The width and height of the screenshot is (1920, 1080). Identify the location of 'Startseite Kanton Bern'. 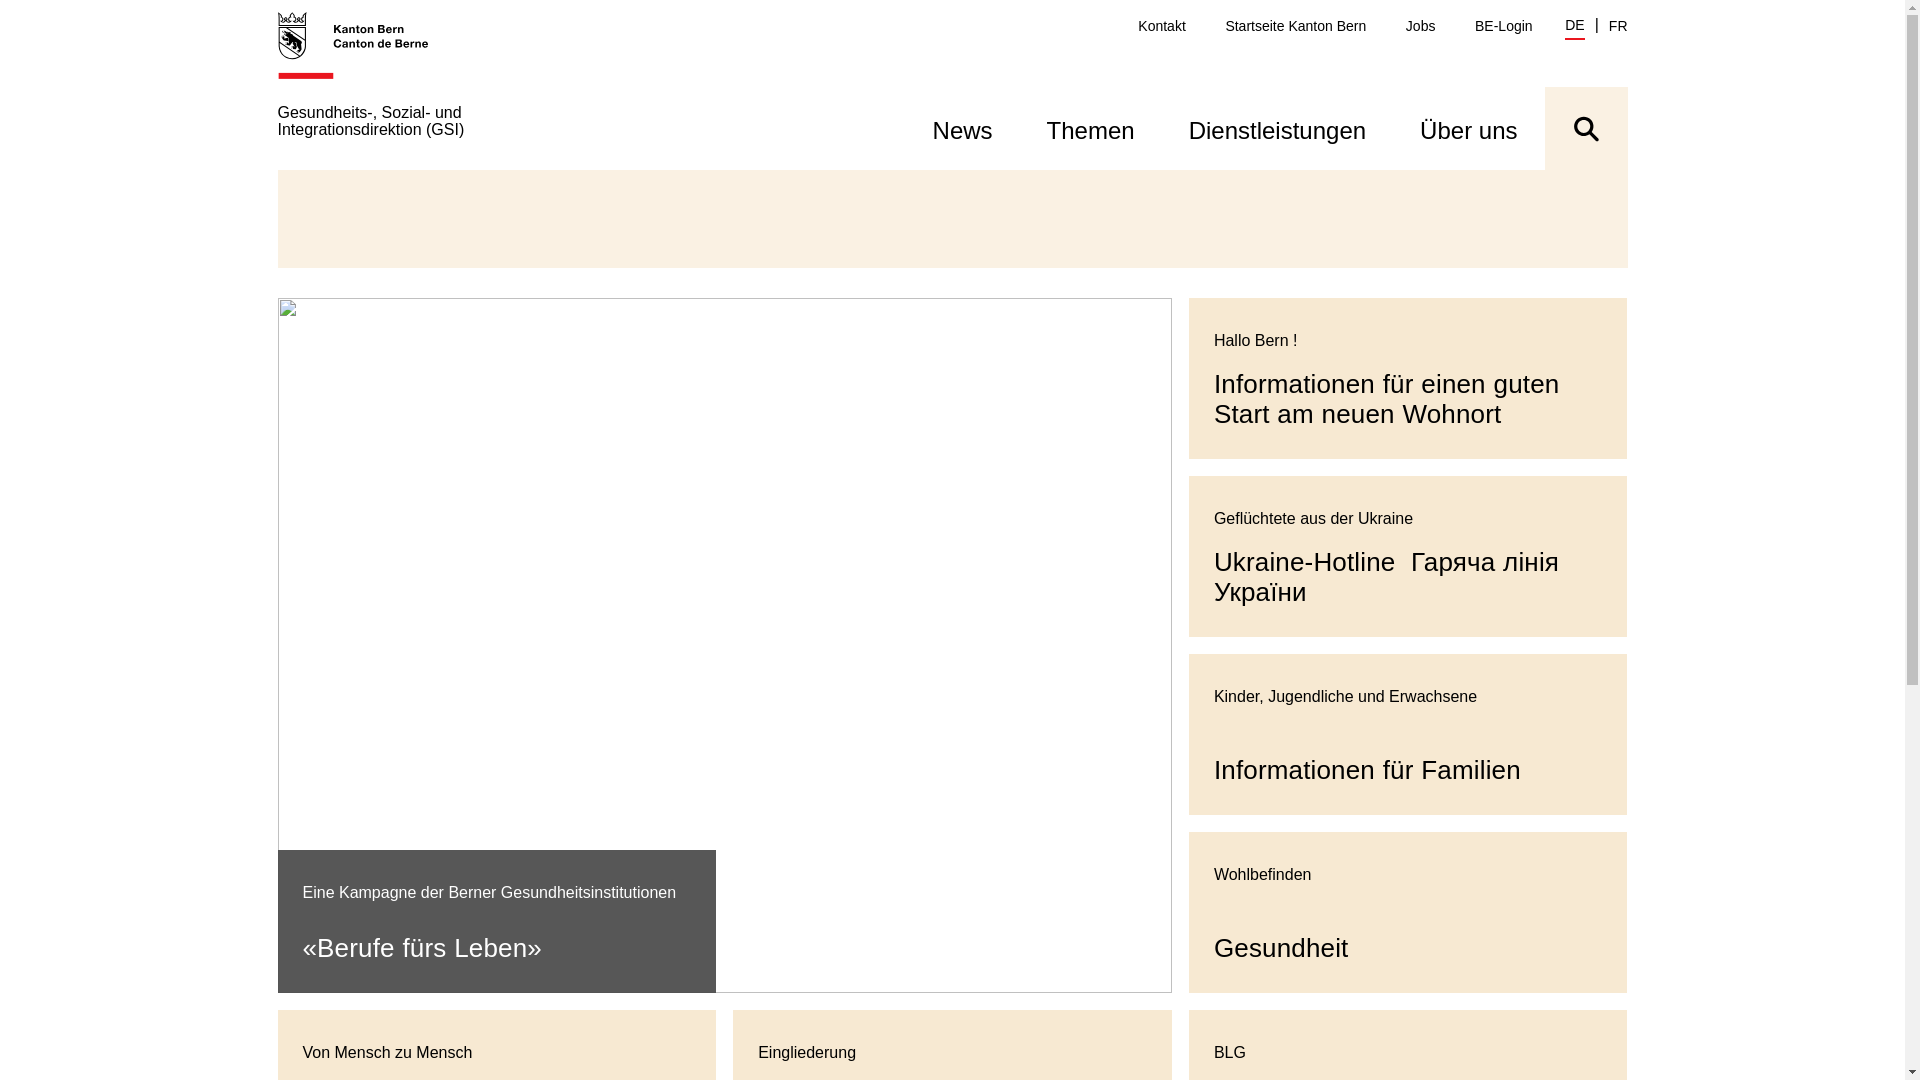
(1295, 26).